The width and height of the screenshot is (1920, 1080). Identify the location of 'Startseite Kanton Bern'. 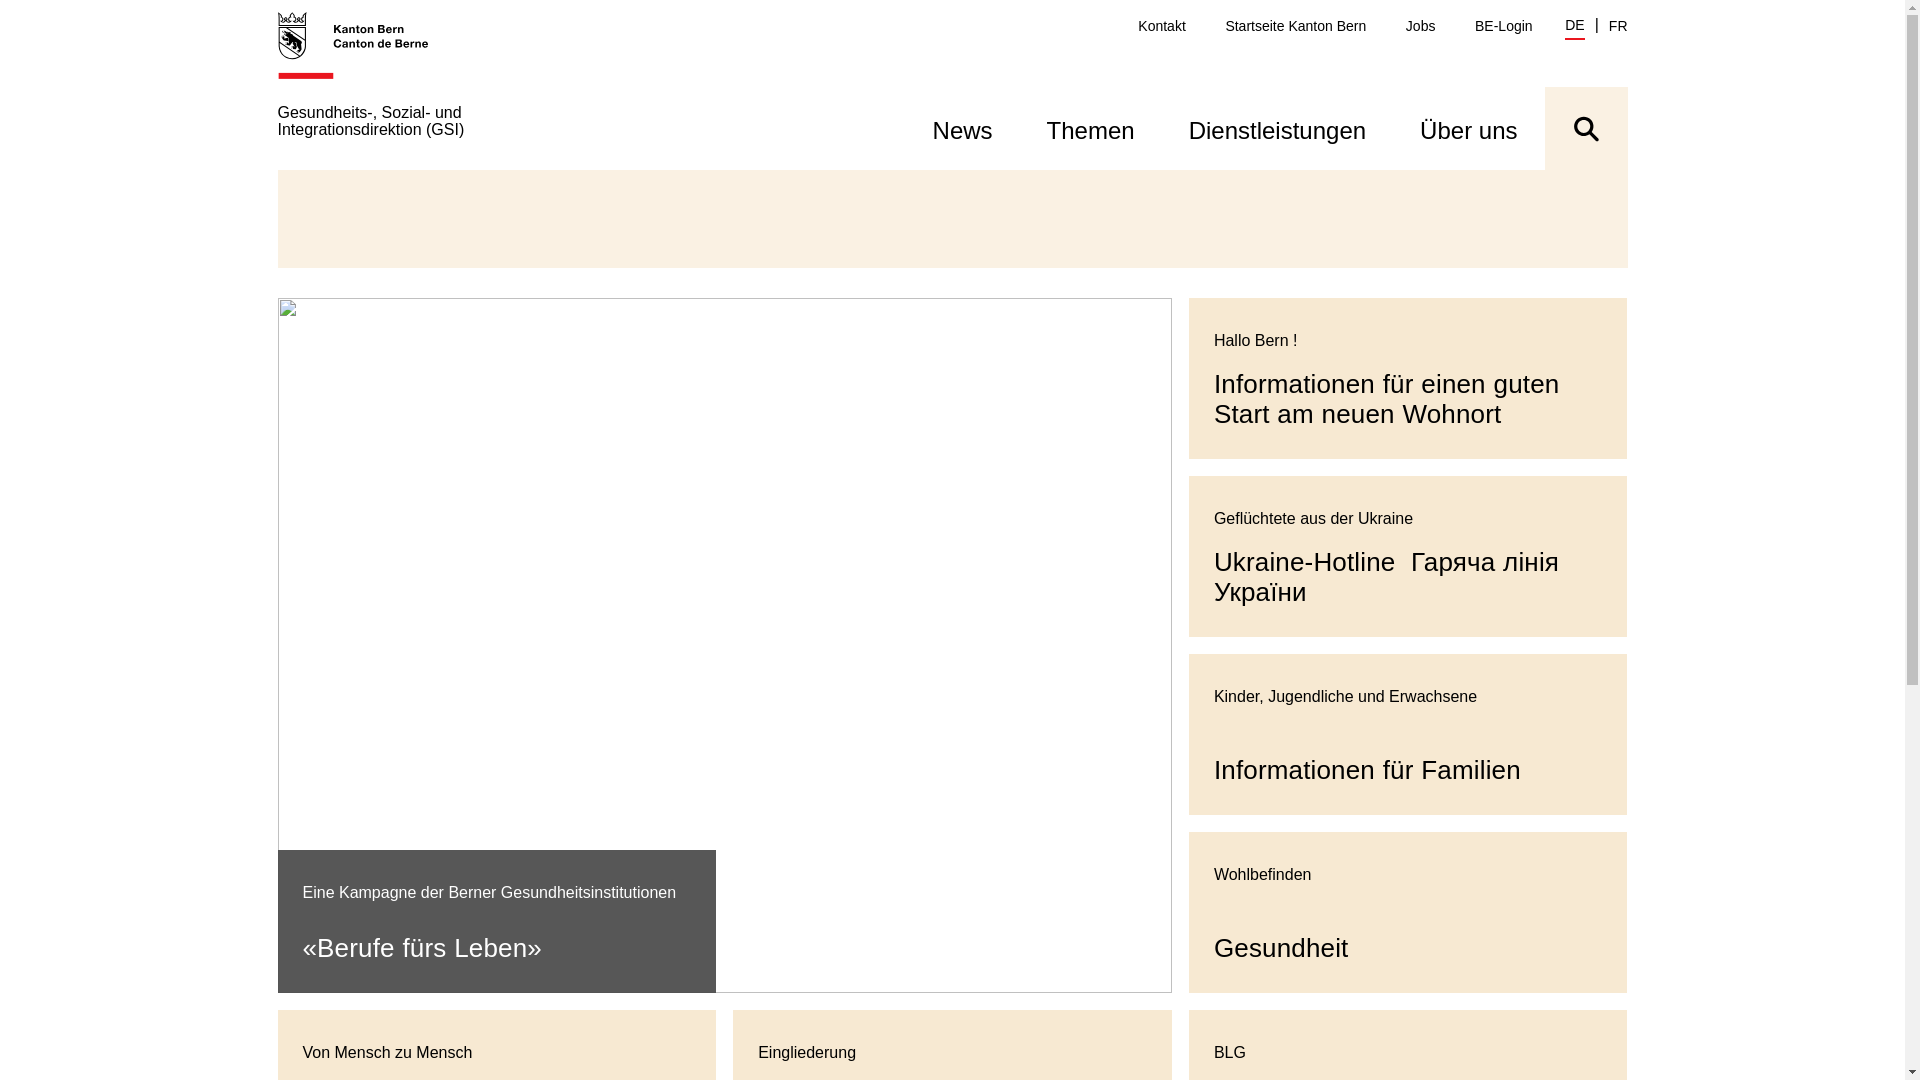
(1295, 26).